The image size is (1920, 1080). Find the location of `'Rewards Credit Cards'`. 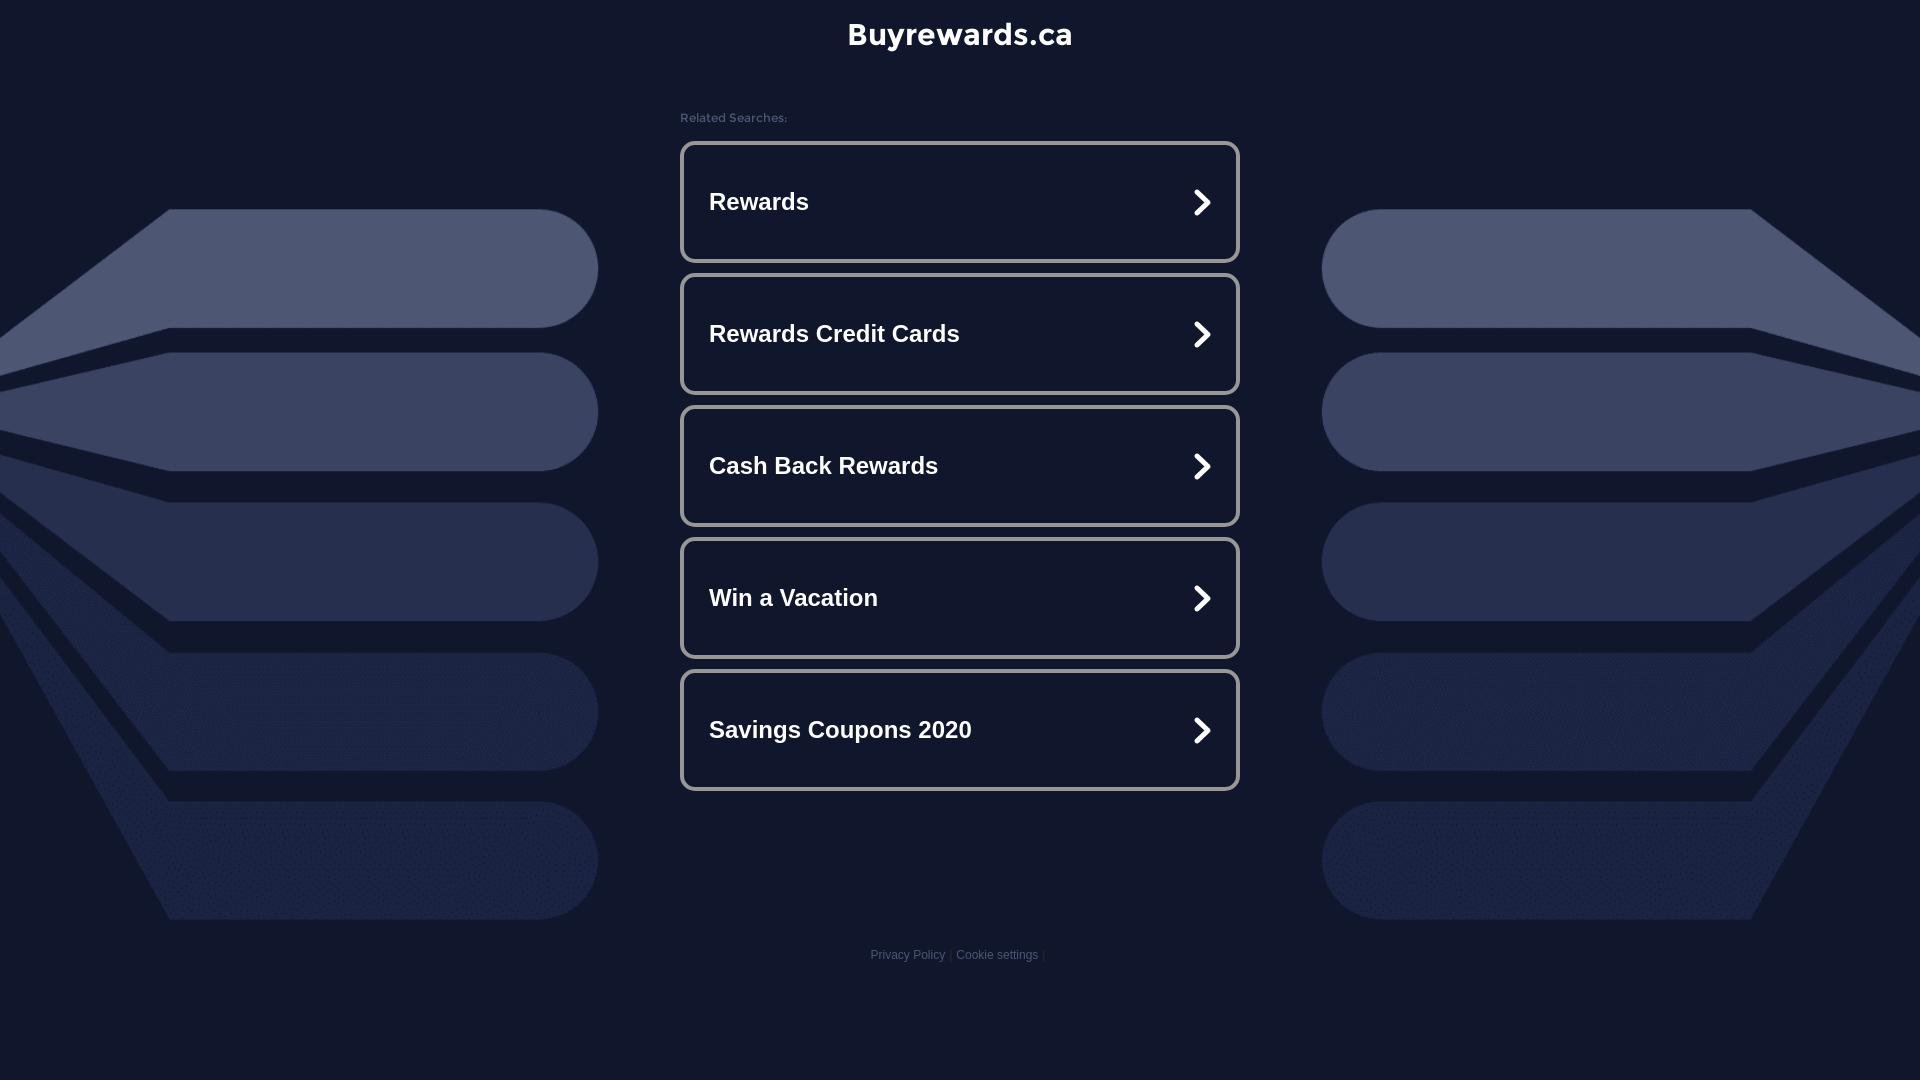

'Rewards Credit Cards' is located at coordinates (960, 333).